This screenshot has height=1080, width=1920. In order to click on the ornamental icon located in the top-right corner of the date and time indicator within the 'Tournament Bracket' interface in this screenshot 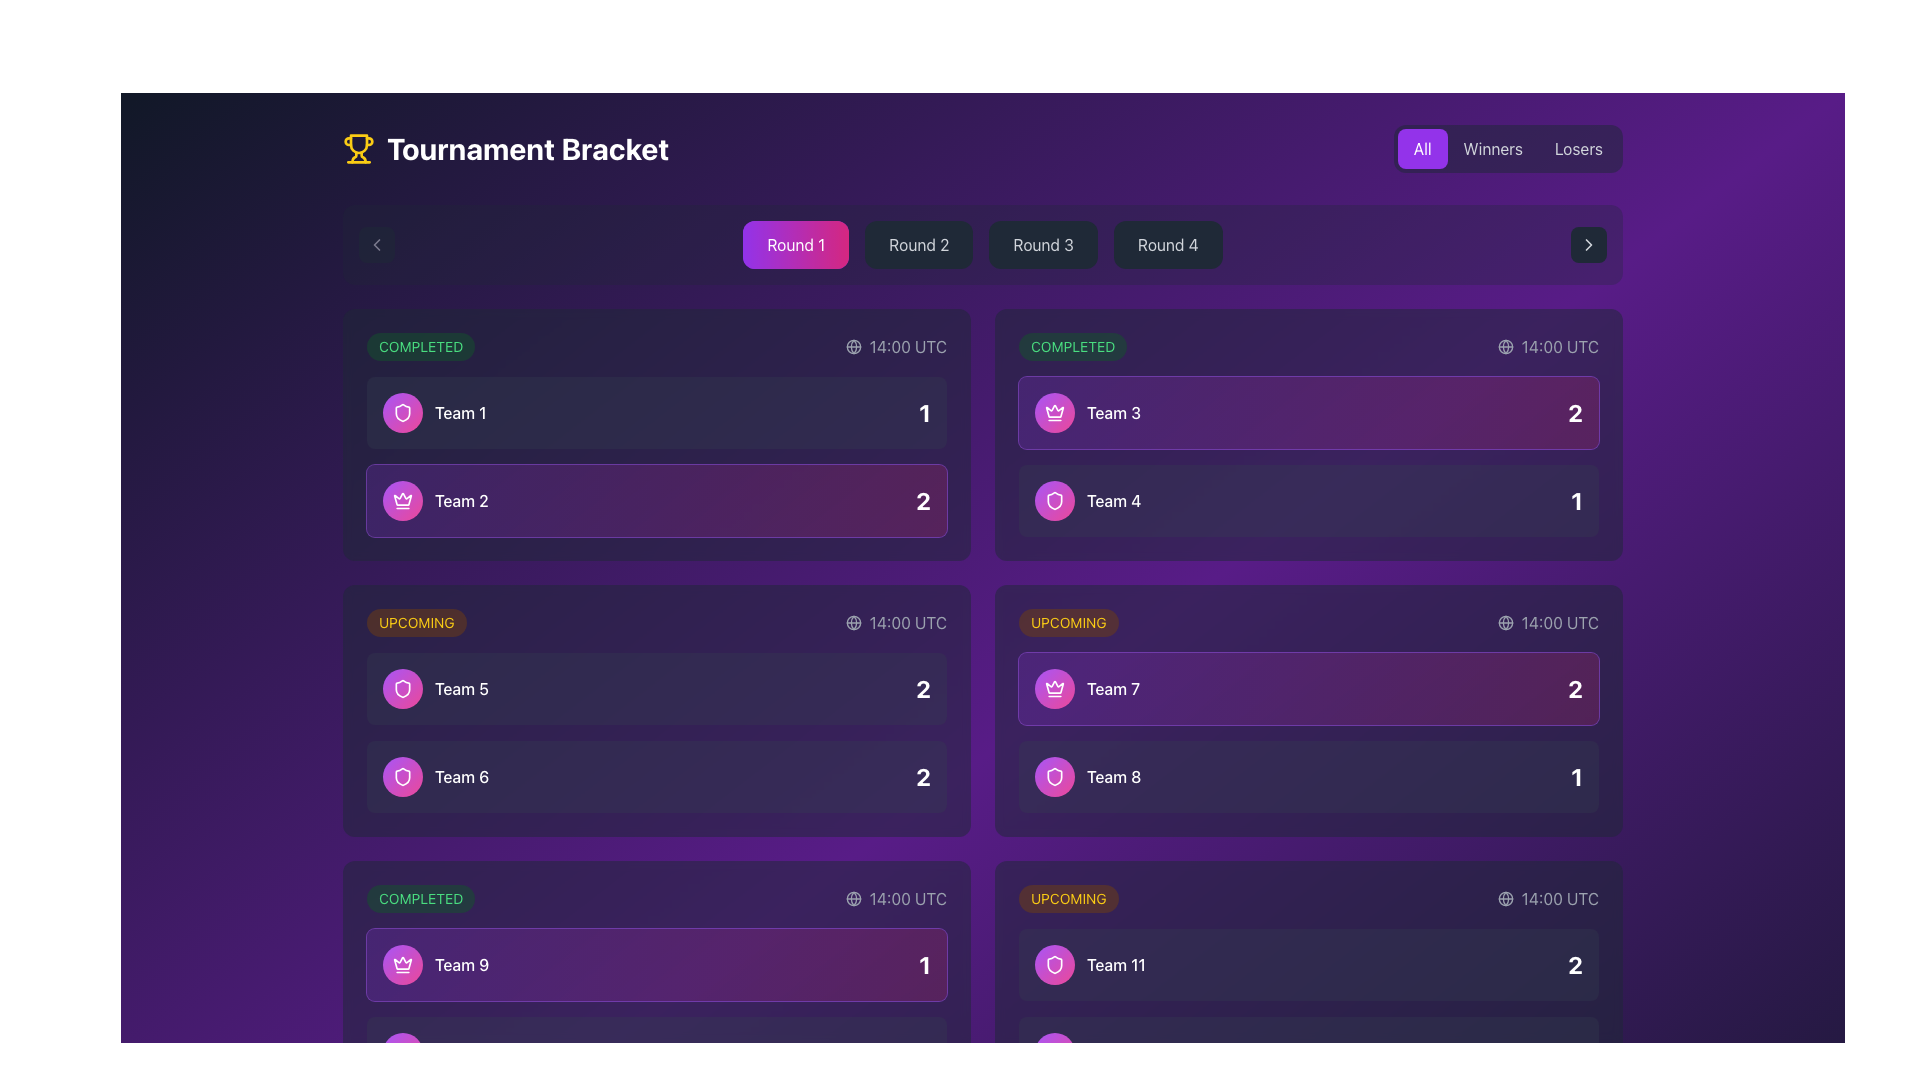, I will do `click(1505, 897)`.